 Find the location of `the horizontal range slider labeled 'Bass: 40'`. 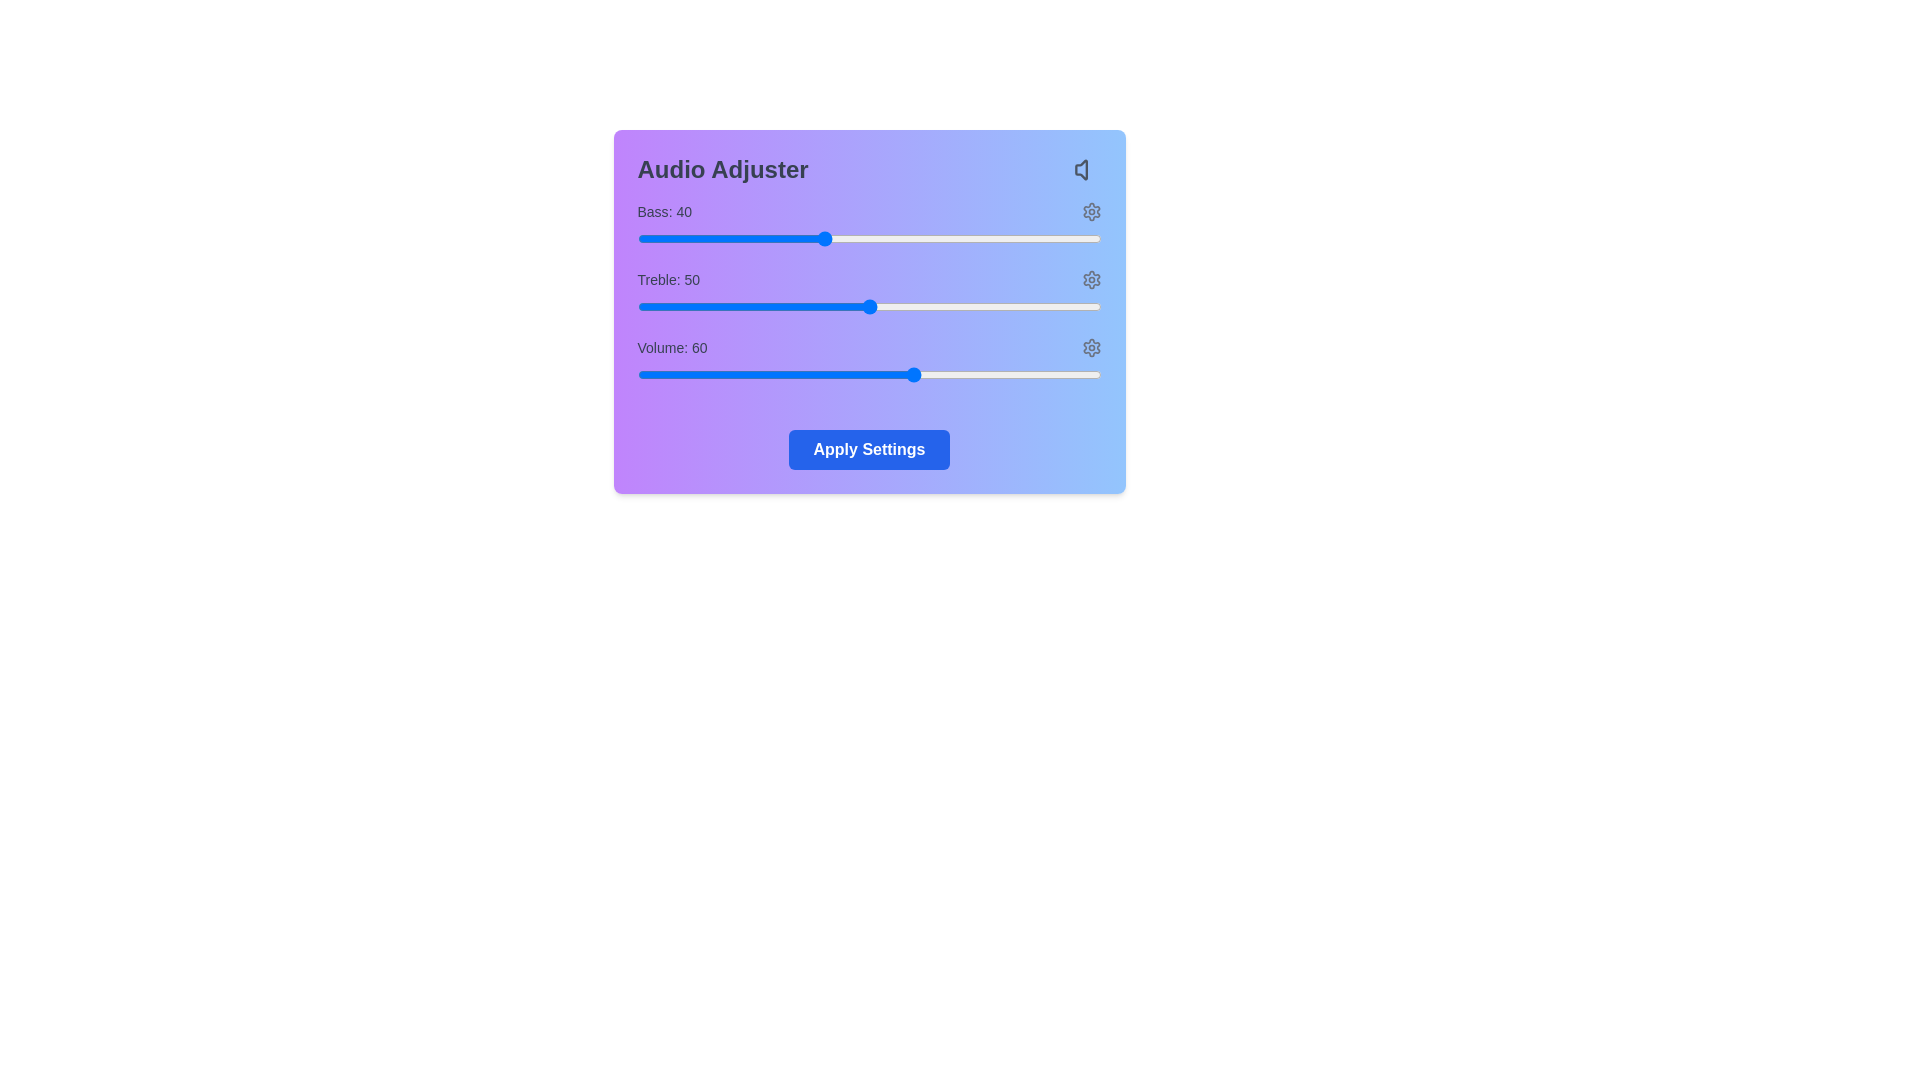

the horizontal range slider labeled 'Bass: 40' is located at coordinates (869, 226).